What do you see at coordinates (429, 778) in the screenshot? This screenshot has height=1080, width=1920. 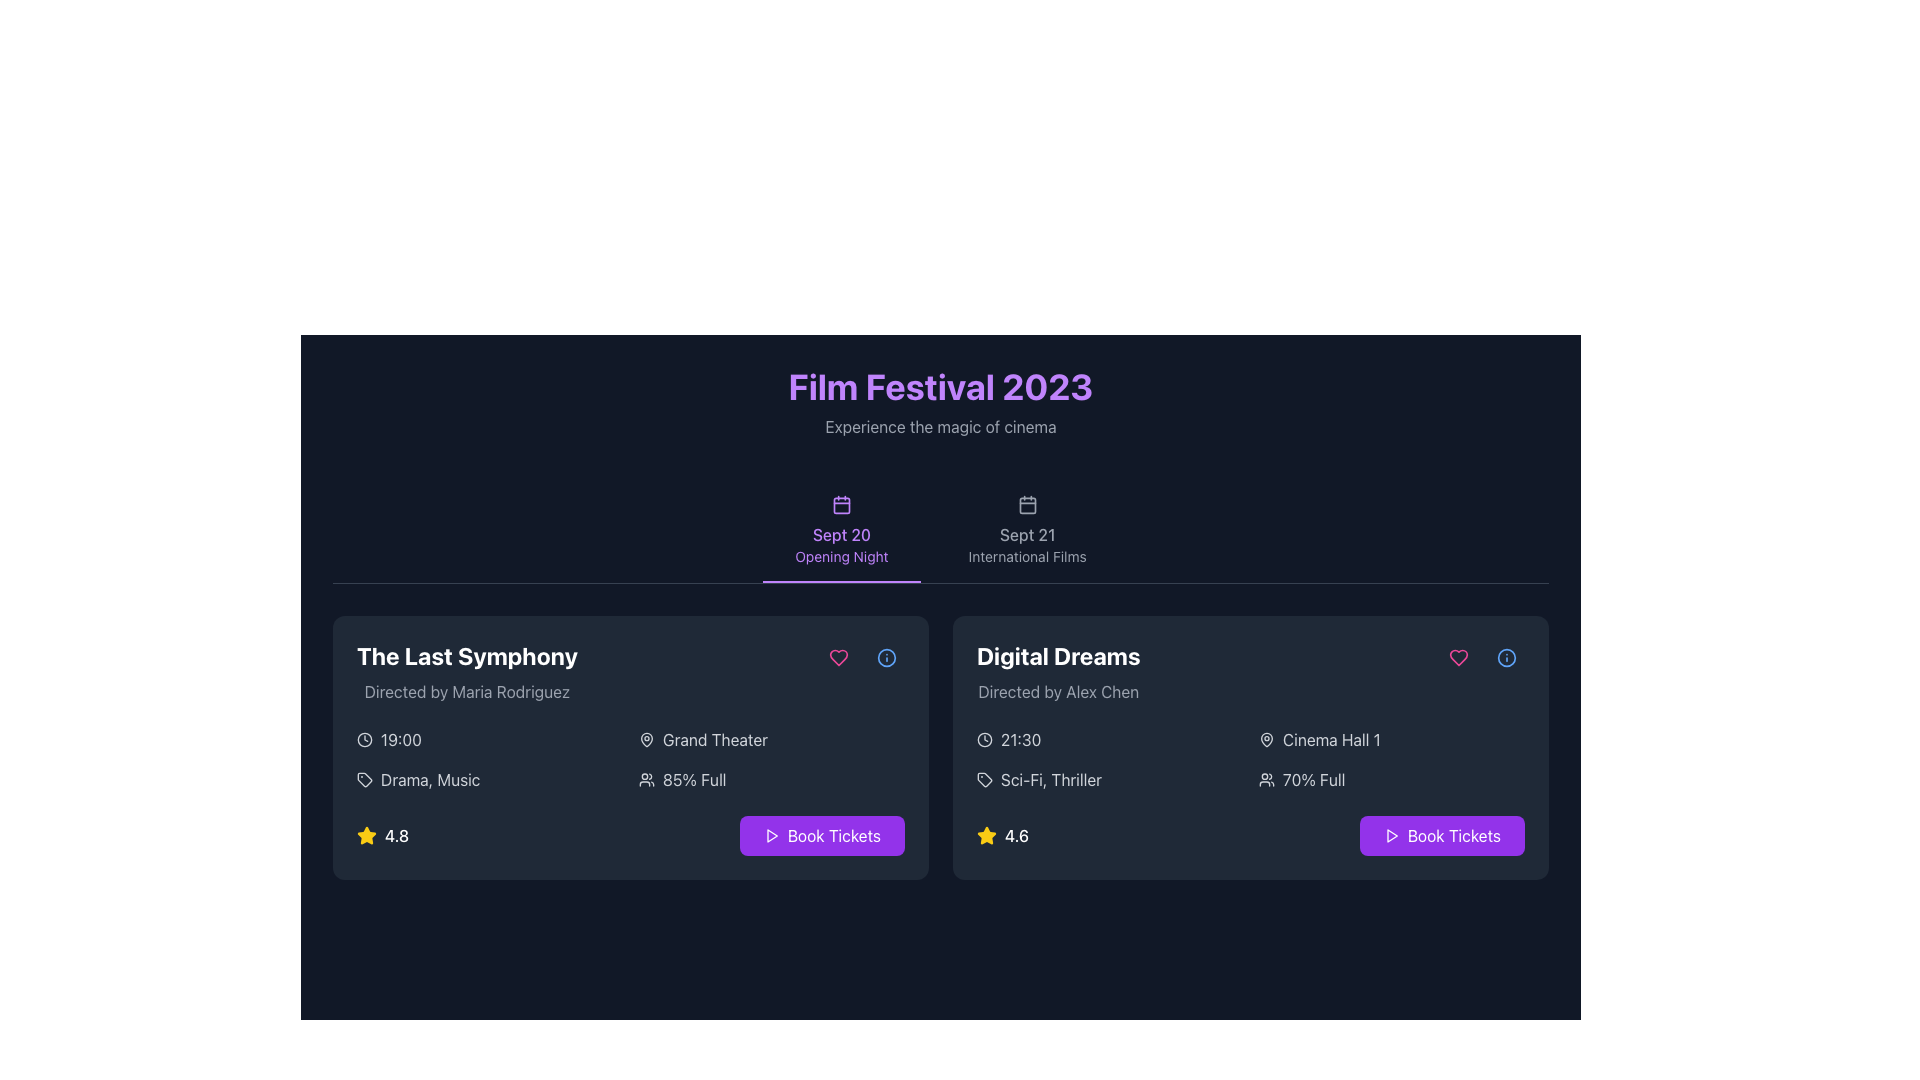 I see `on the light gray text label displaying the genres 'Drama, Music' located in the card for 'The Last Symphony' film event, positioned beneath the event's name and time, and` at bounding box center [429, 778].